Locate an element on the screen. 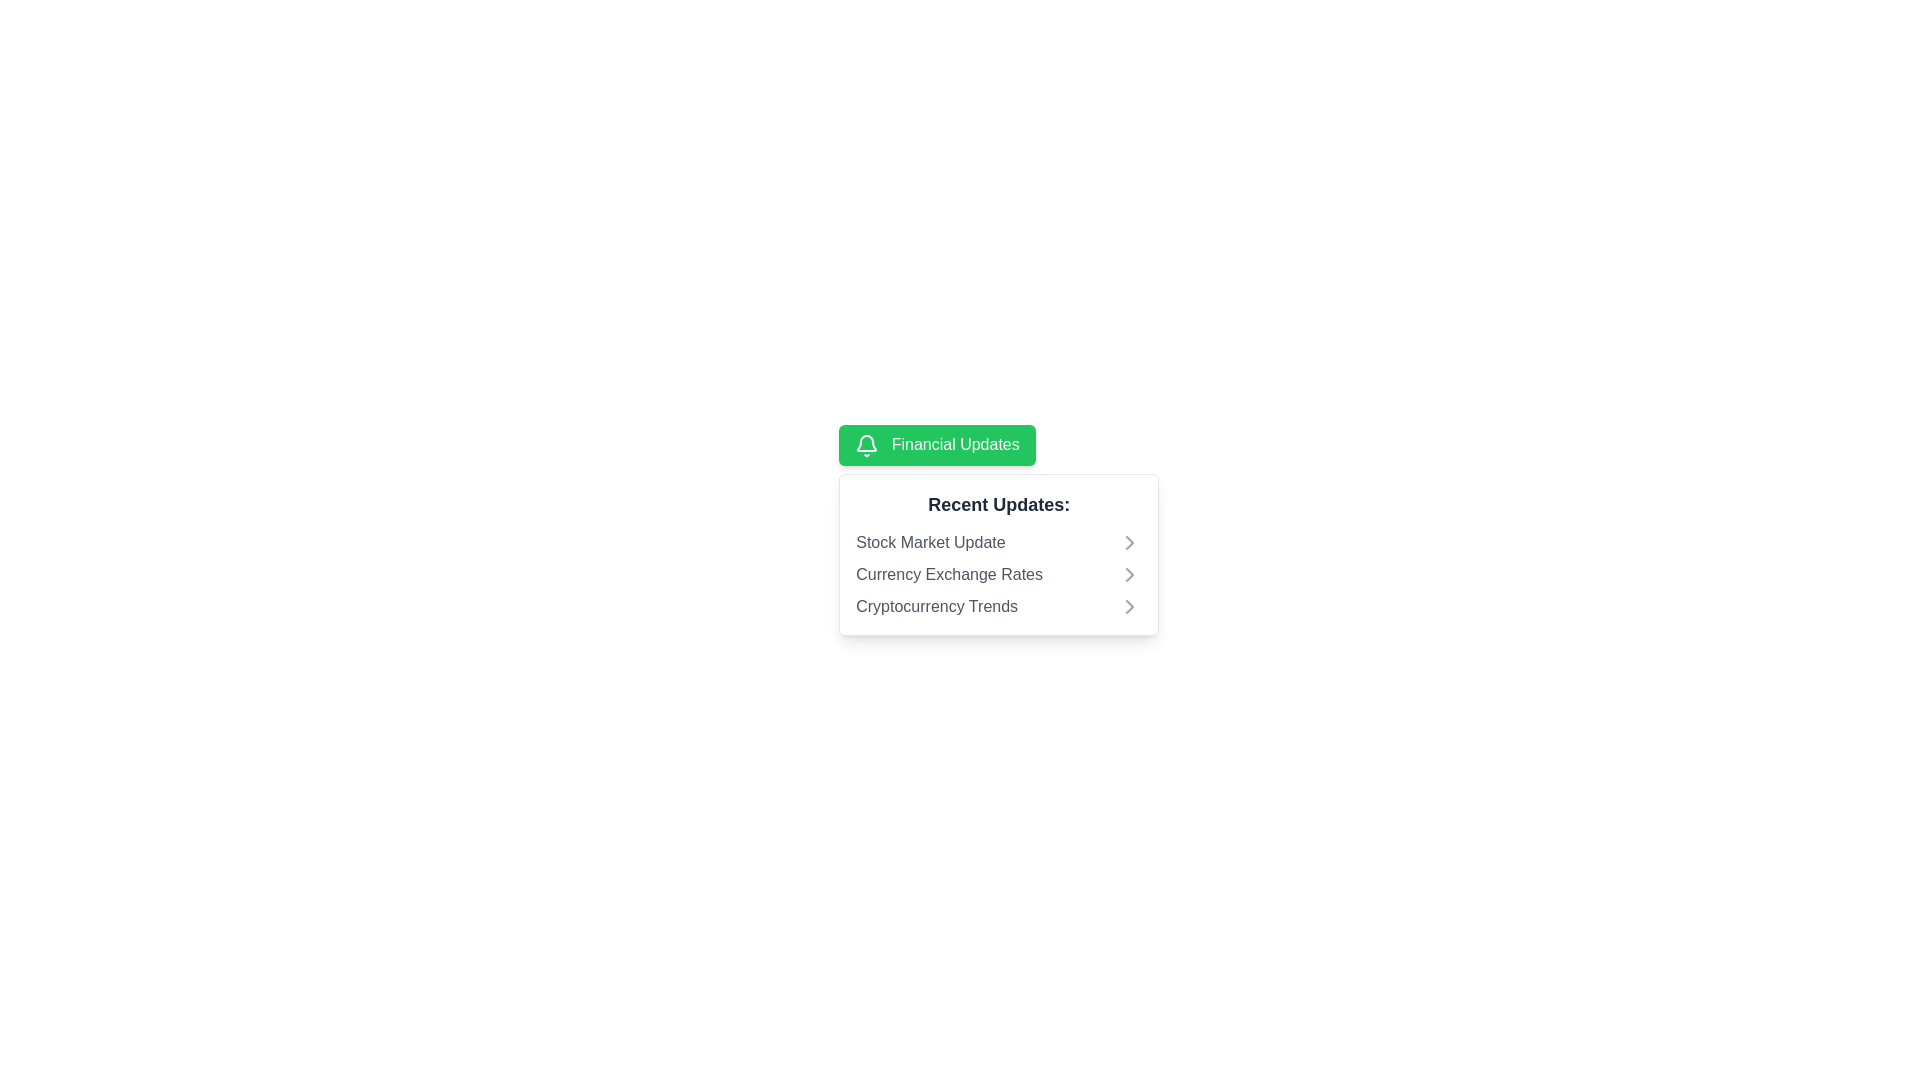 Image resolution: width=1920 pixels, height=1080 pixels. the 'Currency Exchange Rates' header in the Vertical List located under 'Recent Updates:' is located at coordinates (999, 574).